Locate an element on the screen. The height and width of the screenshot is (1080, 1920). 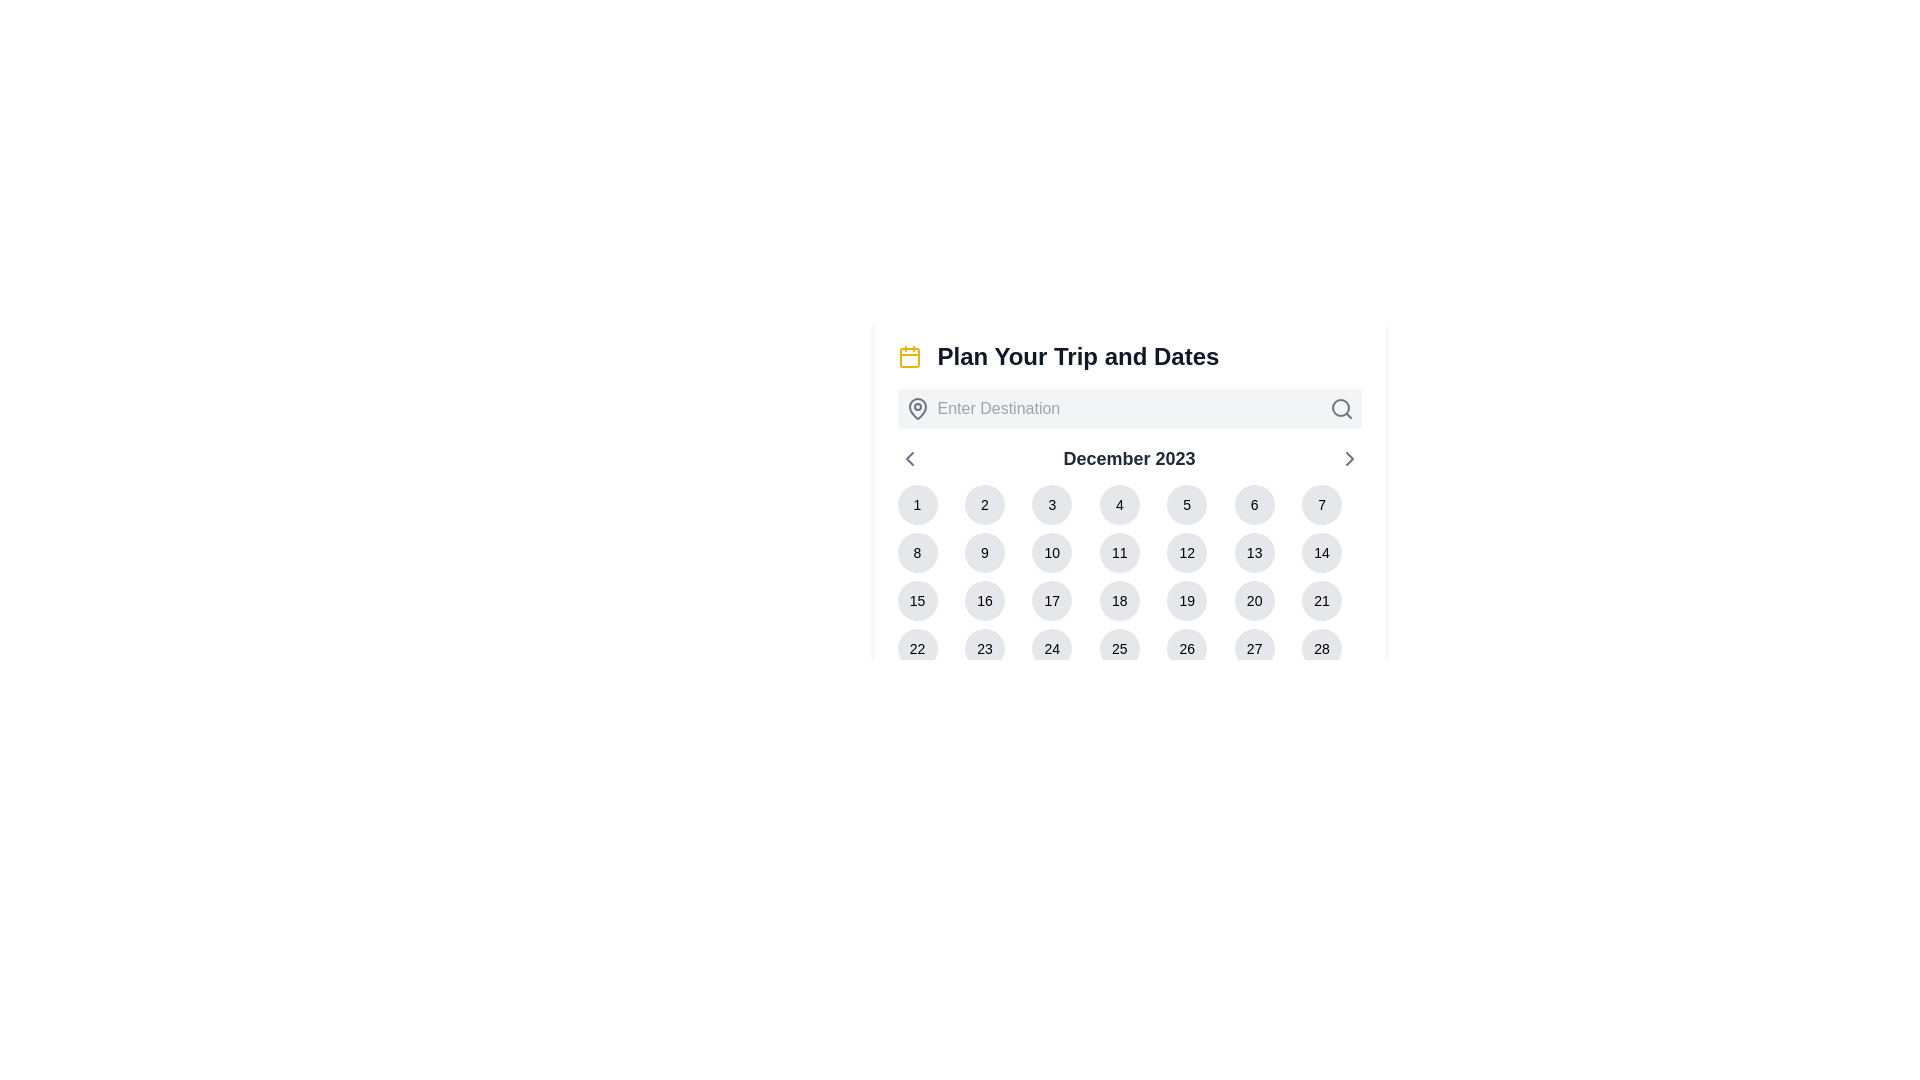
the map pin icon located to the left of the 'Enter Destination' input field to enhance user understanding of location is located at coordinates (916, 407).